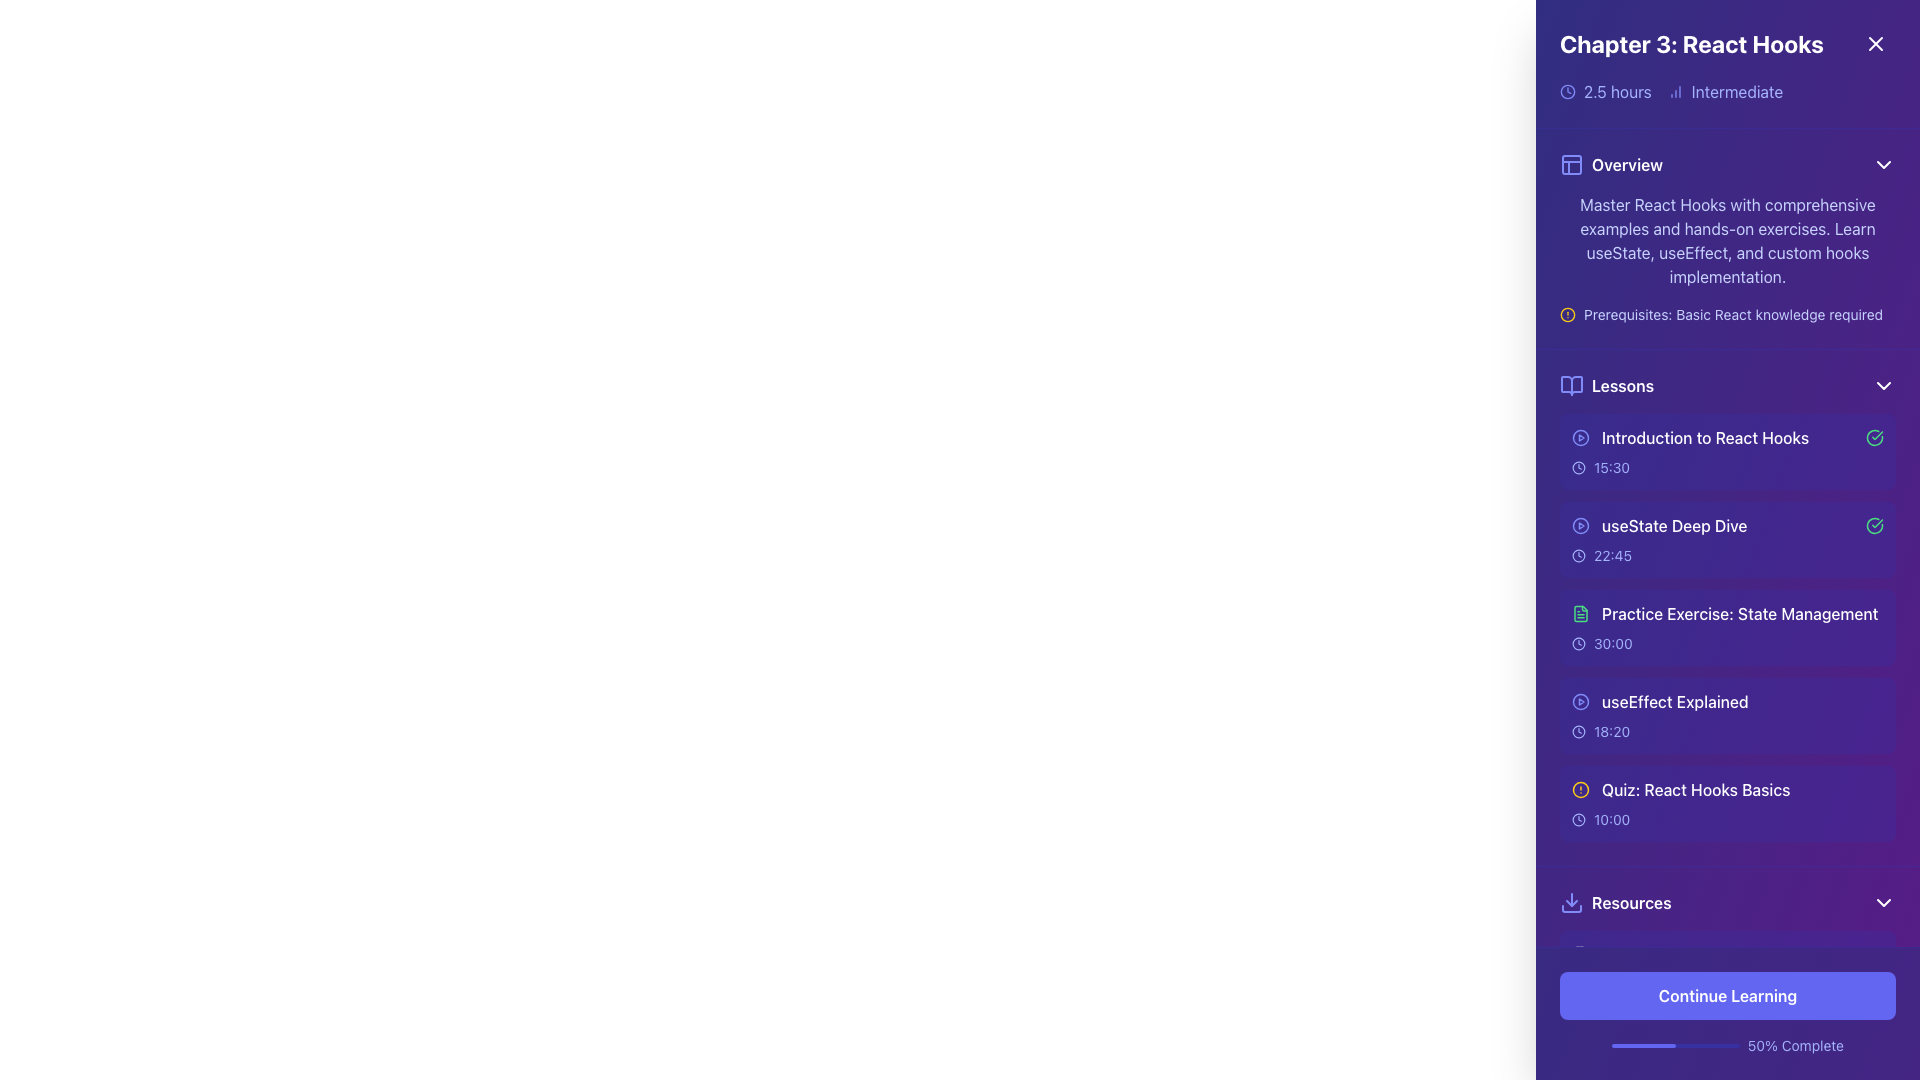 This screenshot has width=1920, height=1080. What do you see at coordinates (1612, 555) in the screenshot?
I see `the static text indicating the length or duration of the 'useState Deep Dive' lesson, positioned in the second entry of the 'Lessons' section` at bounding box center [1612, 555].